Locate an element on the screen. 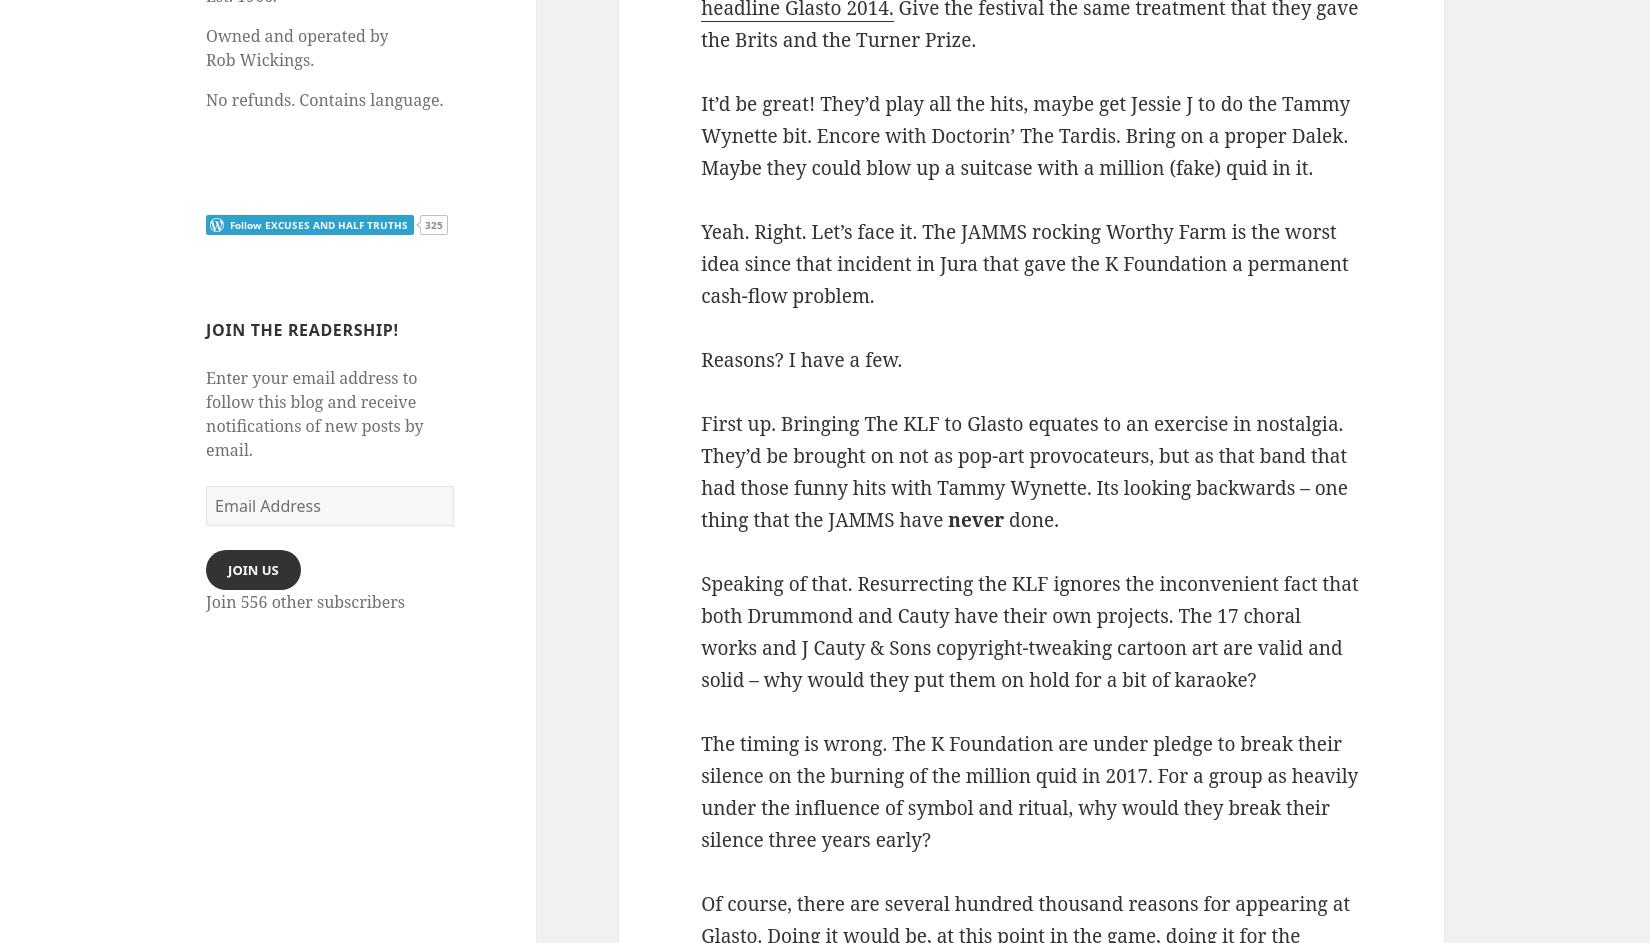 The image size is (1650, 943). 'Join Us' is located at coordinates (252, 569).